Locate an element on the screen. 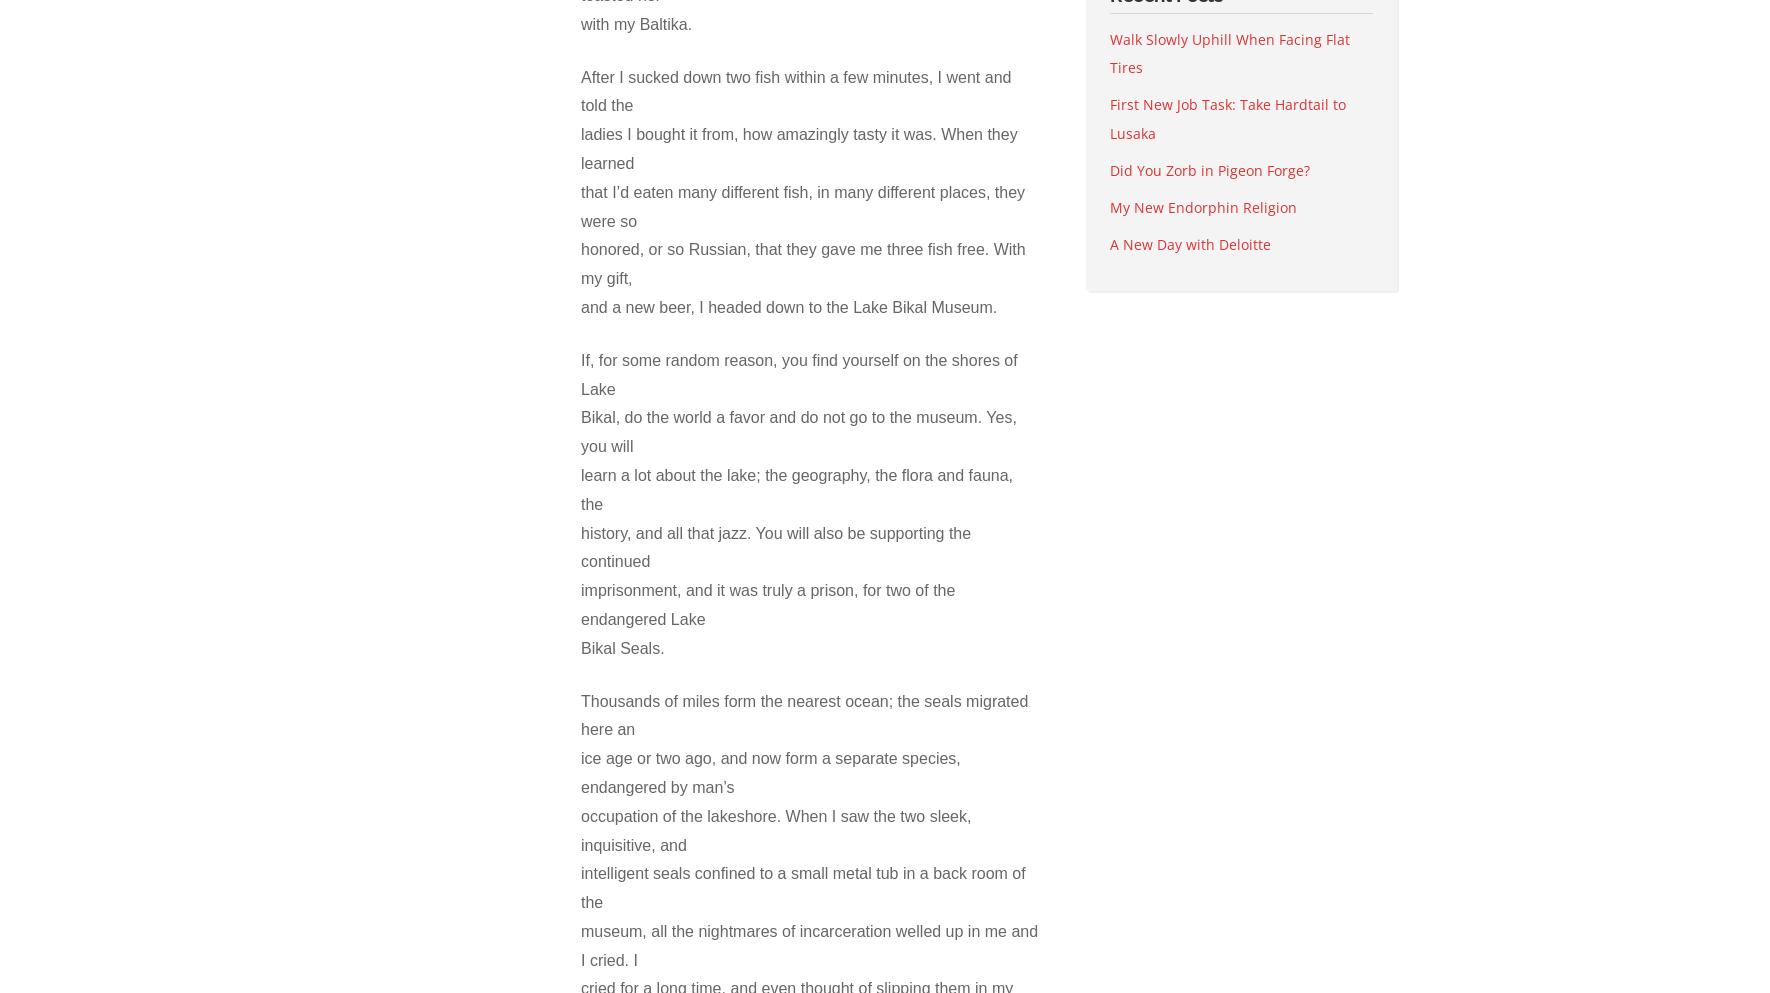  'with my Baltika.' is located at coordinates (635, 22).